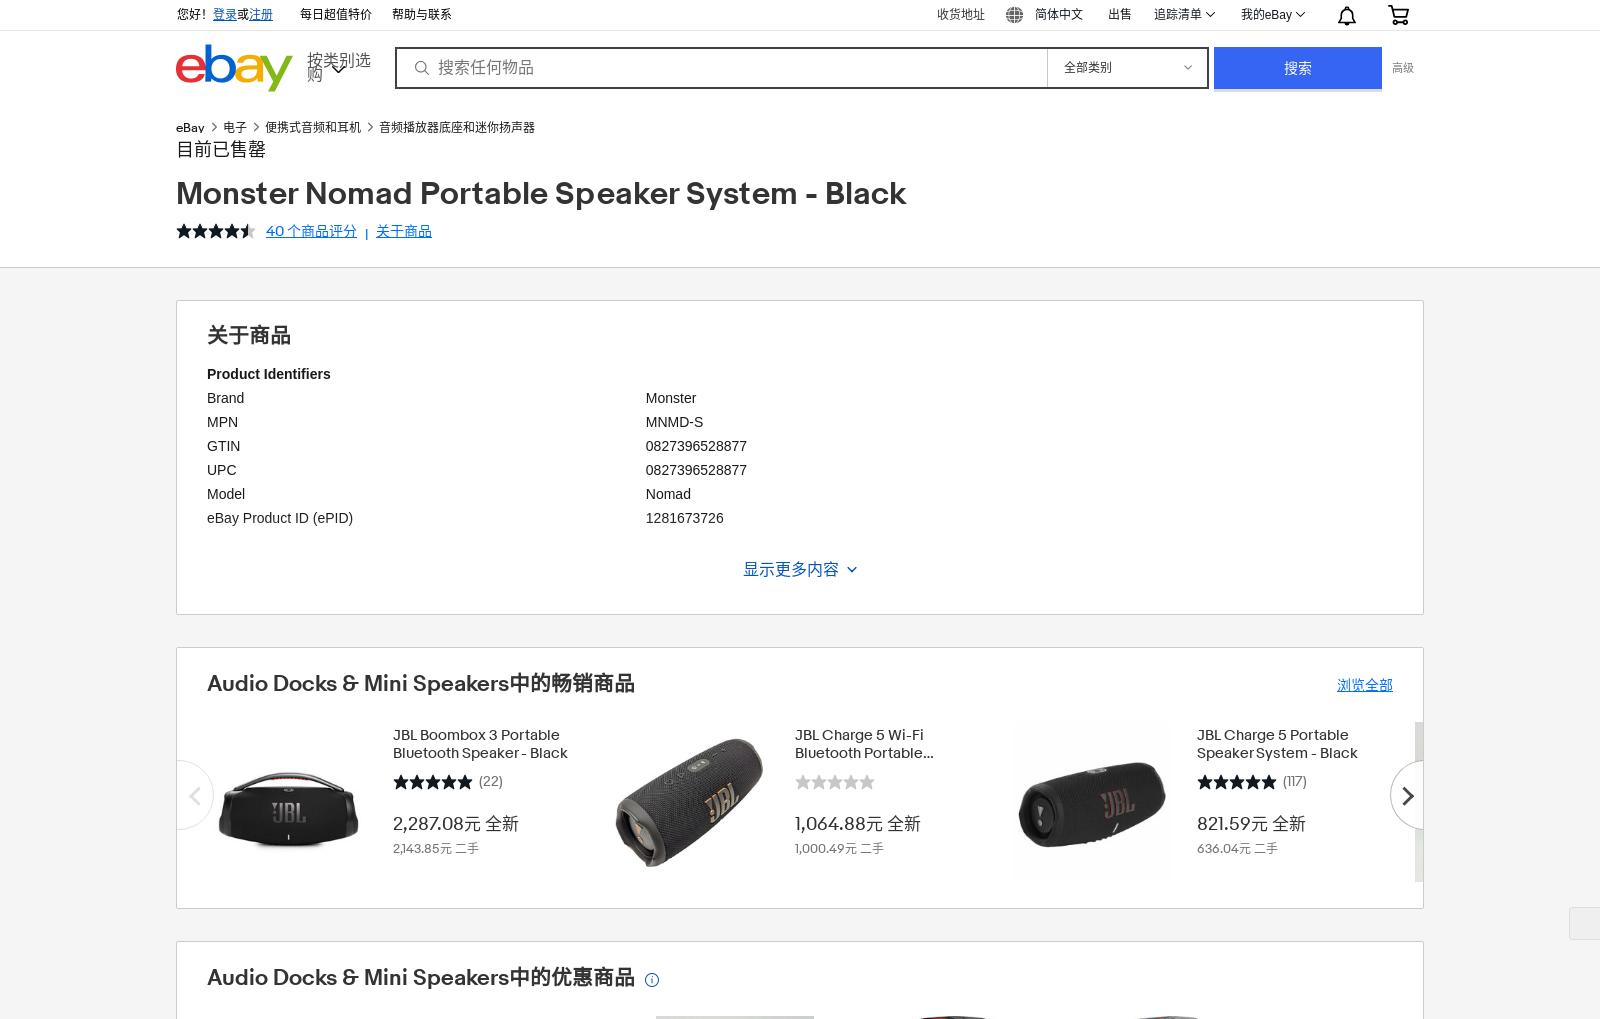  Describe the element at coordinates (454, 823) in the screenshot. I see `'2,287.08元 全新'` at that location.